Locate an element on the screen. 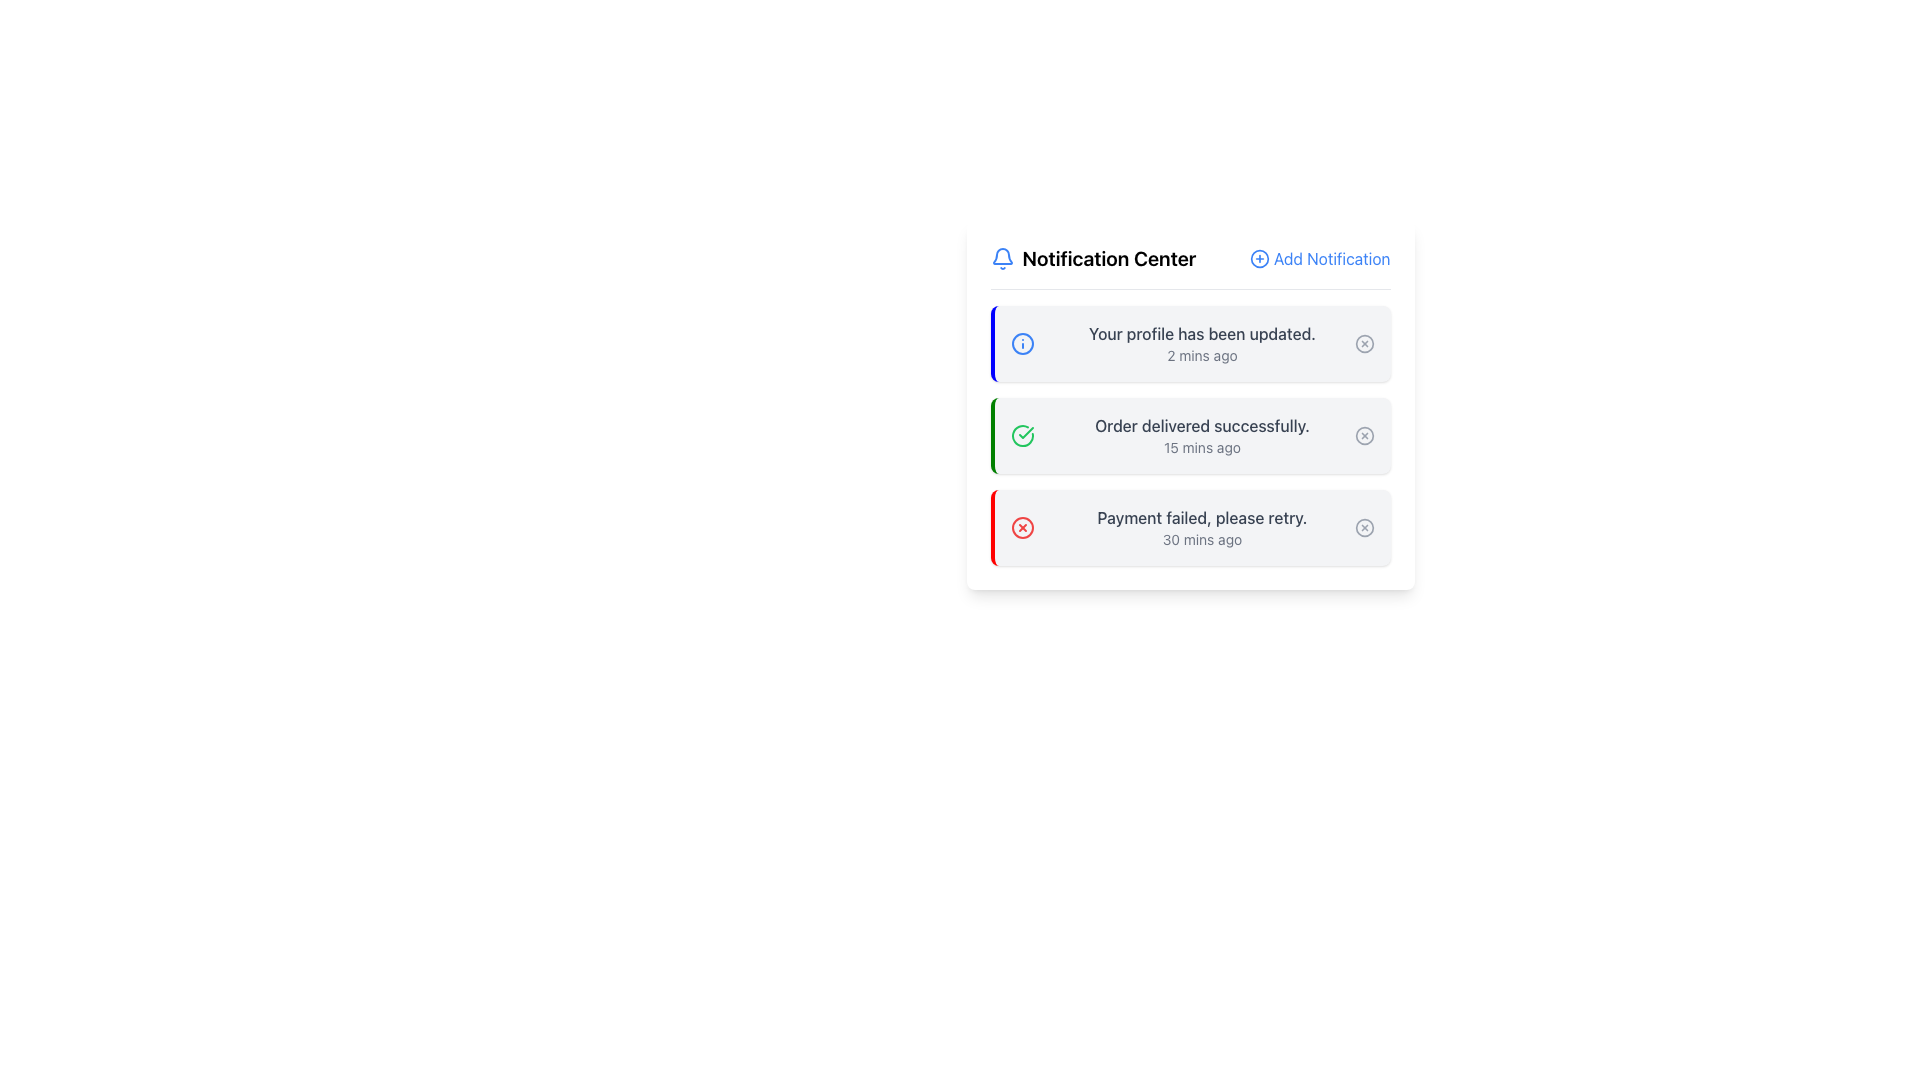  the 'Notification Center' label with a blue notification bell icon located towards the left of the header bar is located at coordinates (1092, 257).